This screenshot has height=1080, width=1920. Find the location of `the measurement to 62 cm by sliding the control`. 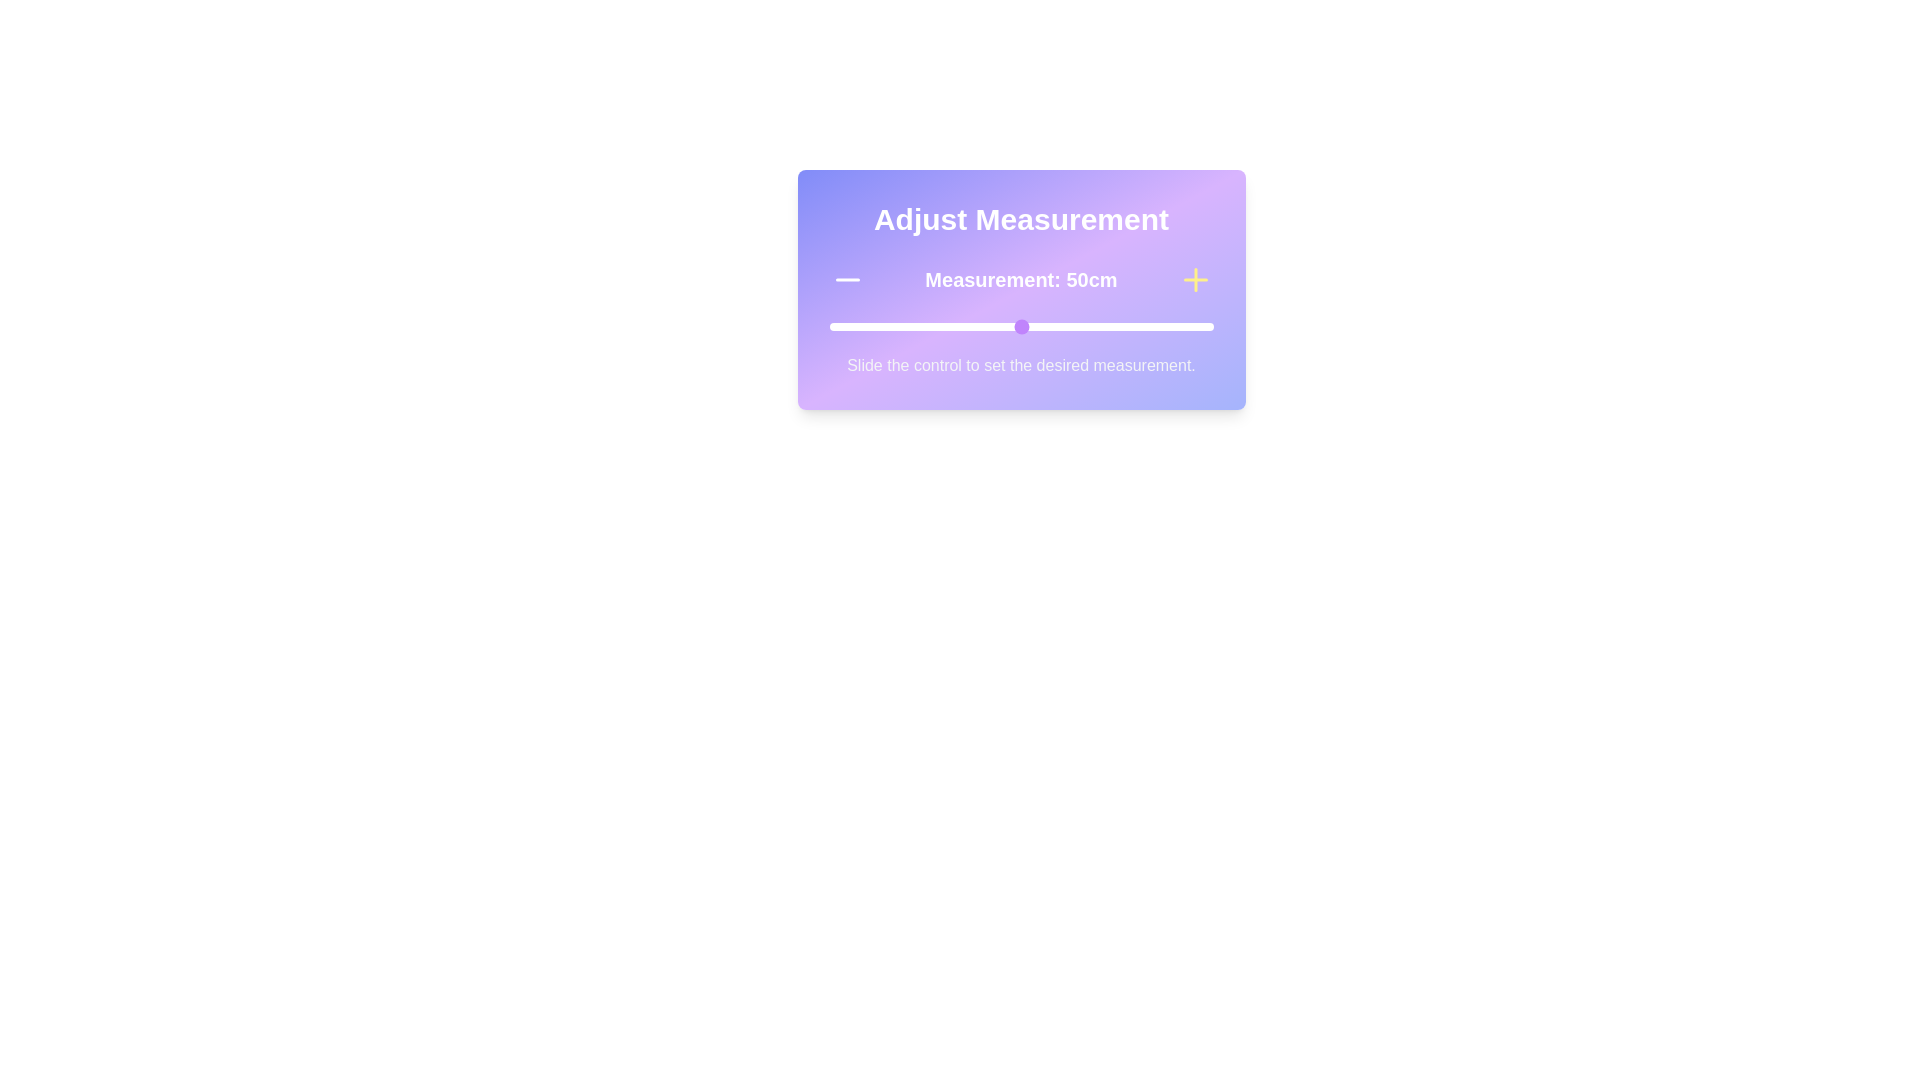

the measurement to 62 cm by sliding the control is located at coordinates (1066, 326).